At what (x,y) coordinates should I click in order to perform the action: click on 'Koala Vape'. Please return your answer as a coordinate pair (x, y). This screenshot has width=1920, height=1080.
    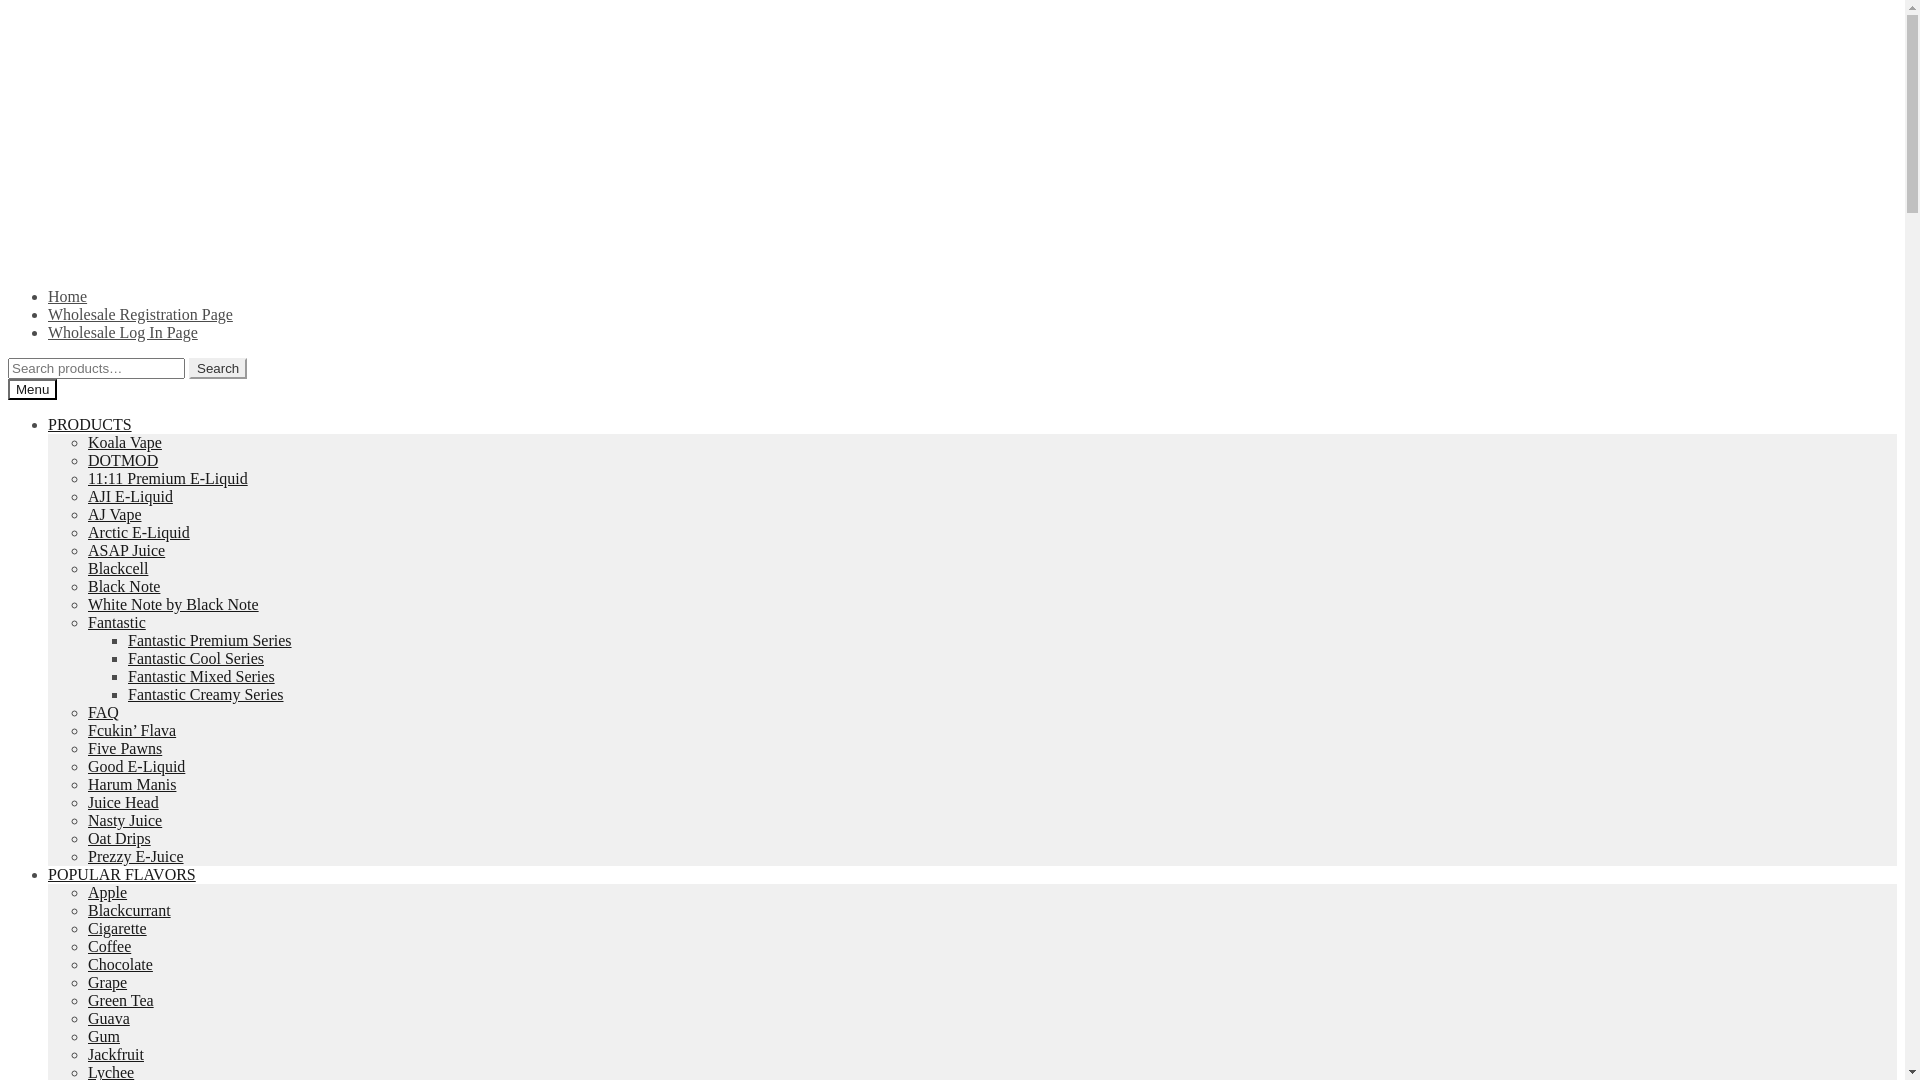
    Looking at the image, I should click on (123, 441).